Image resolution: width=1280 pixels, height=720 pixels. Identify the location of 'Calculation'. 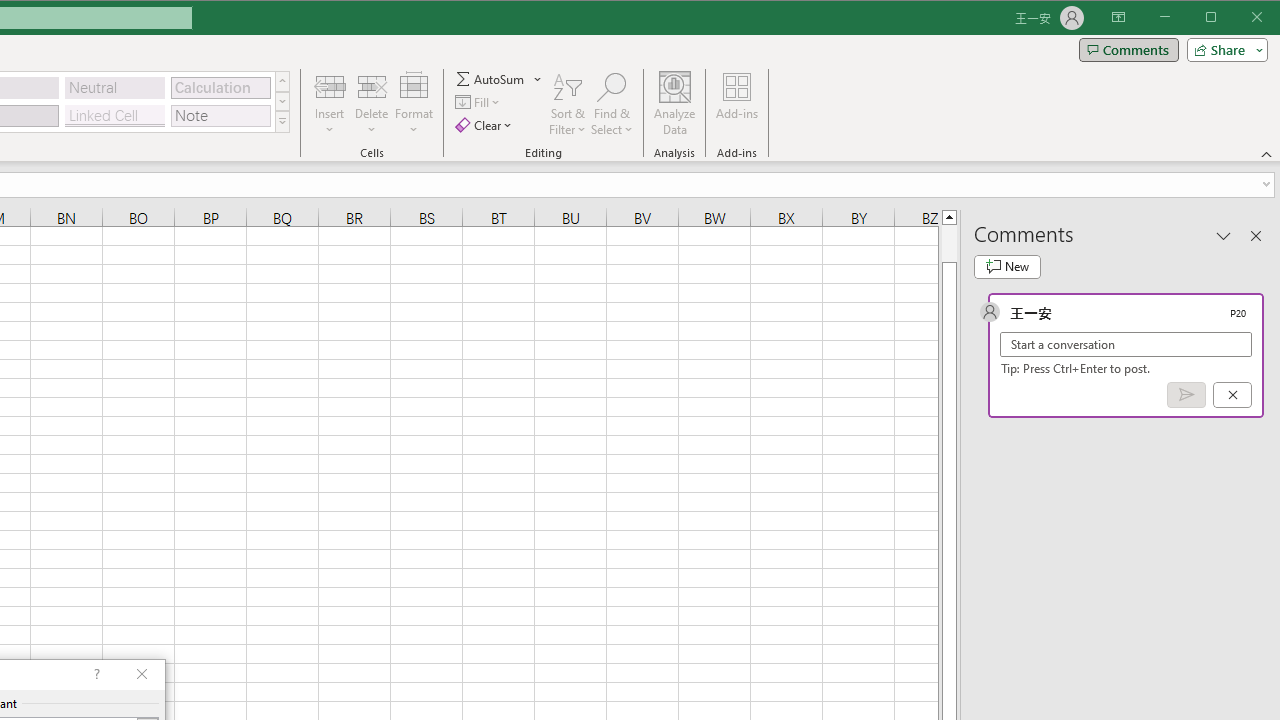
(220, 87).